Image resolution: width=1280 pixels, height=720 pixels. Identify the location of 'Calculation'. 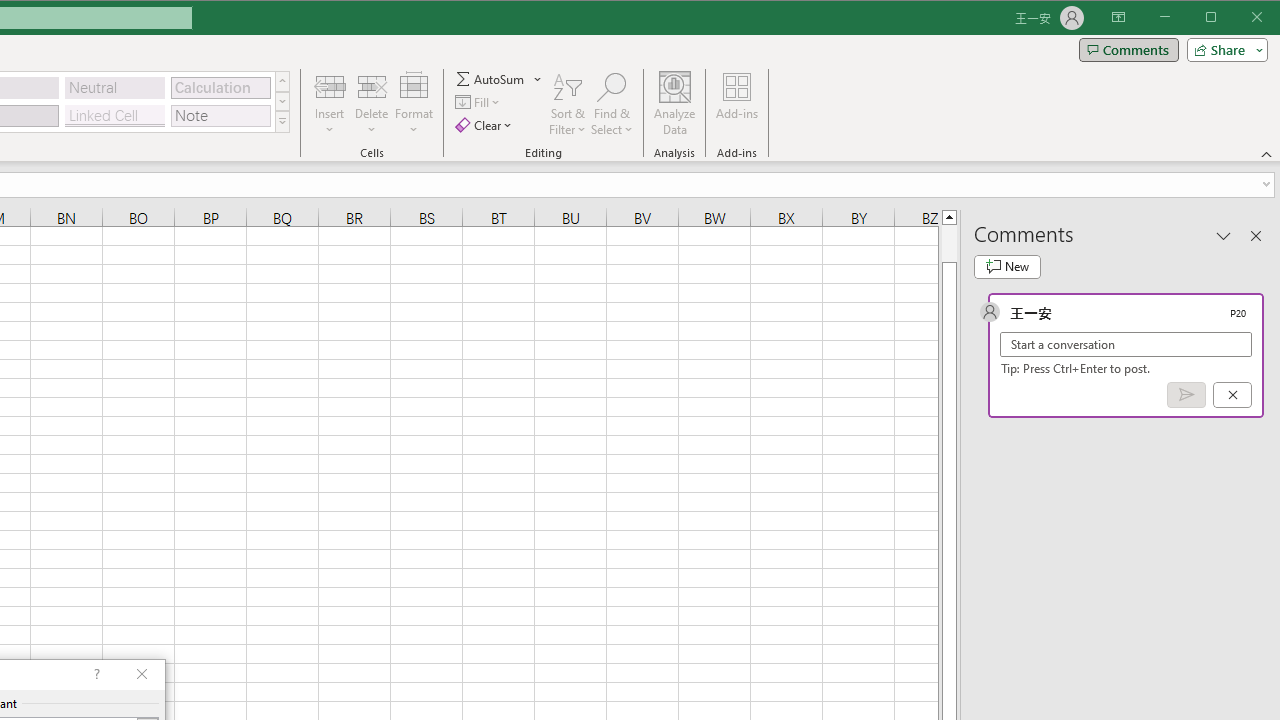
(220, 87).